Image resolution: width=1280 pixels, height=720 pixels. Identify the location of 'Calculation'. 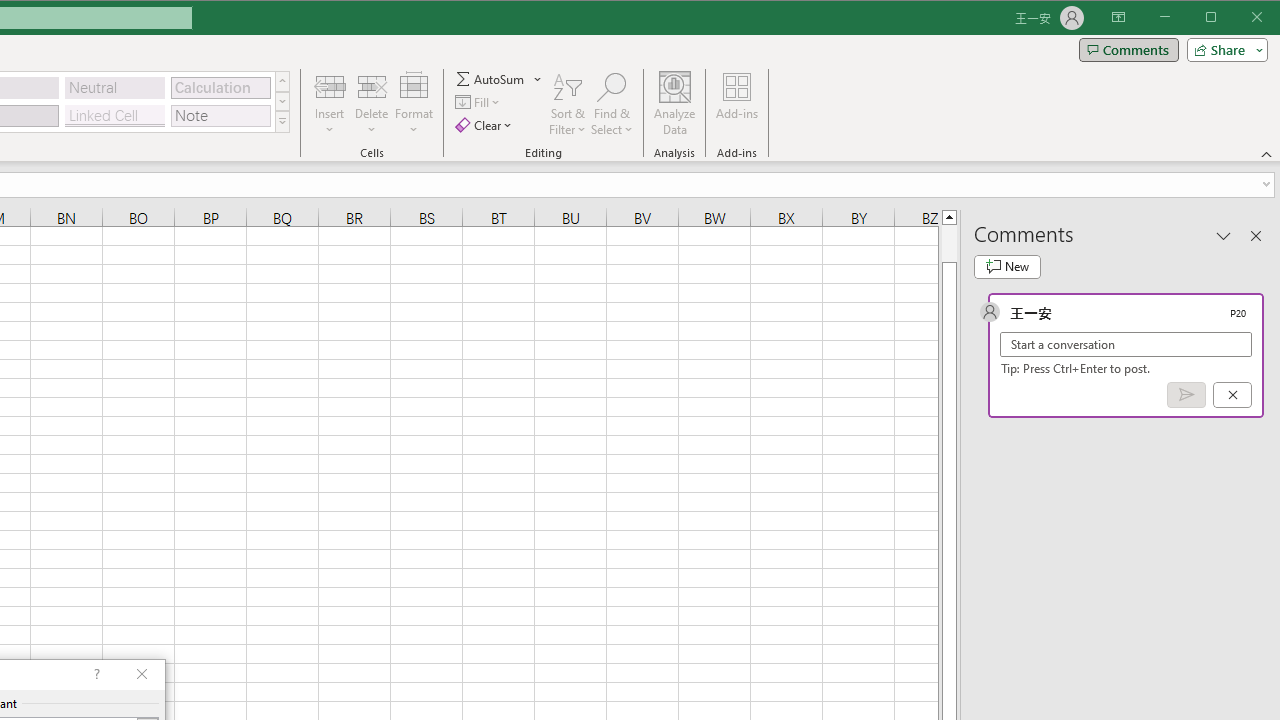
(220, 87).